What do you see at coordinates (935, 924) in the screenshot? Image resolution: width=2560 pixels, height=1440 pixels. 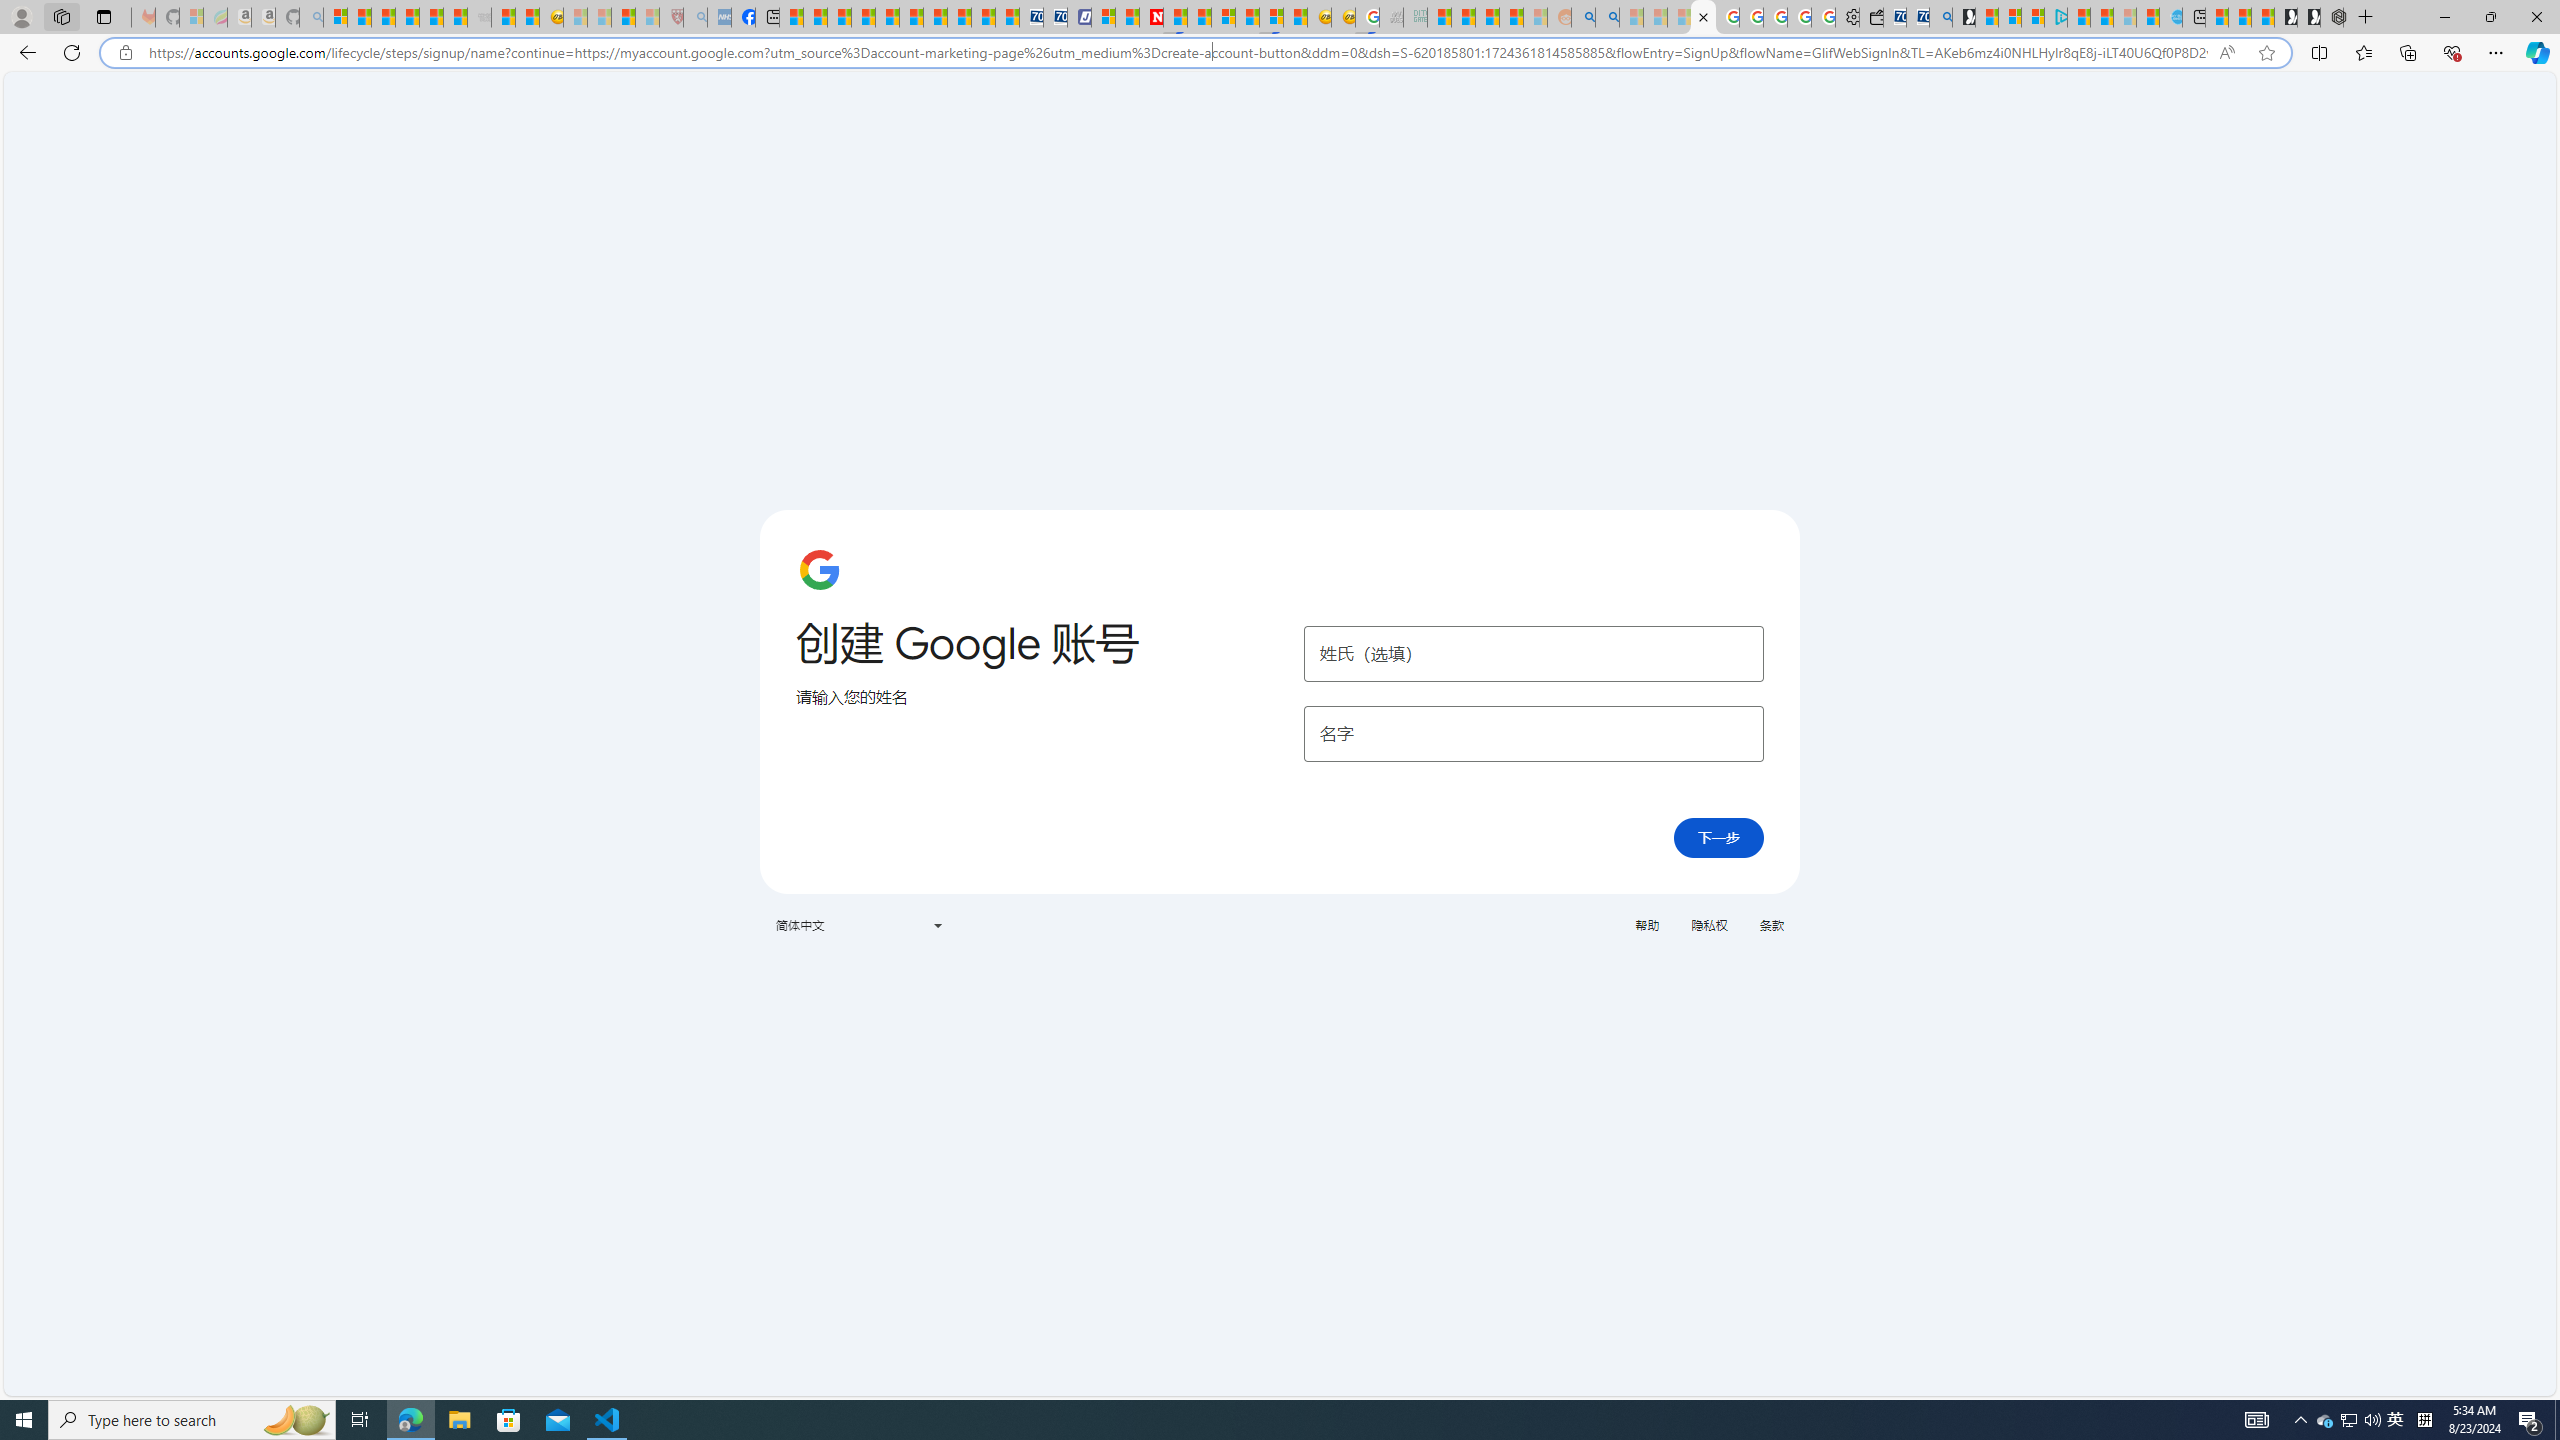 I see `'Class: VfPpkd-t08AT-Bz112c-Bd00G'` at bounding box center [935, 924].